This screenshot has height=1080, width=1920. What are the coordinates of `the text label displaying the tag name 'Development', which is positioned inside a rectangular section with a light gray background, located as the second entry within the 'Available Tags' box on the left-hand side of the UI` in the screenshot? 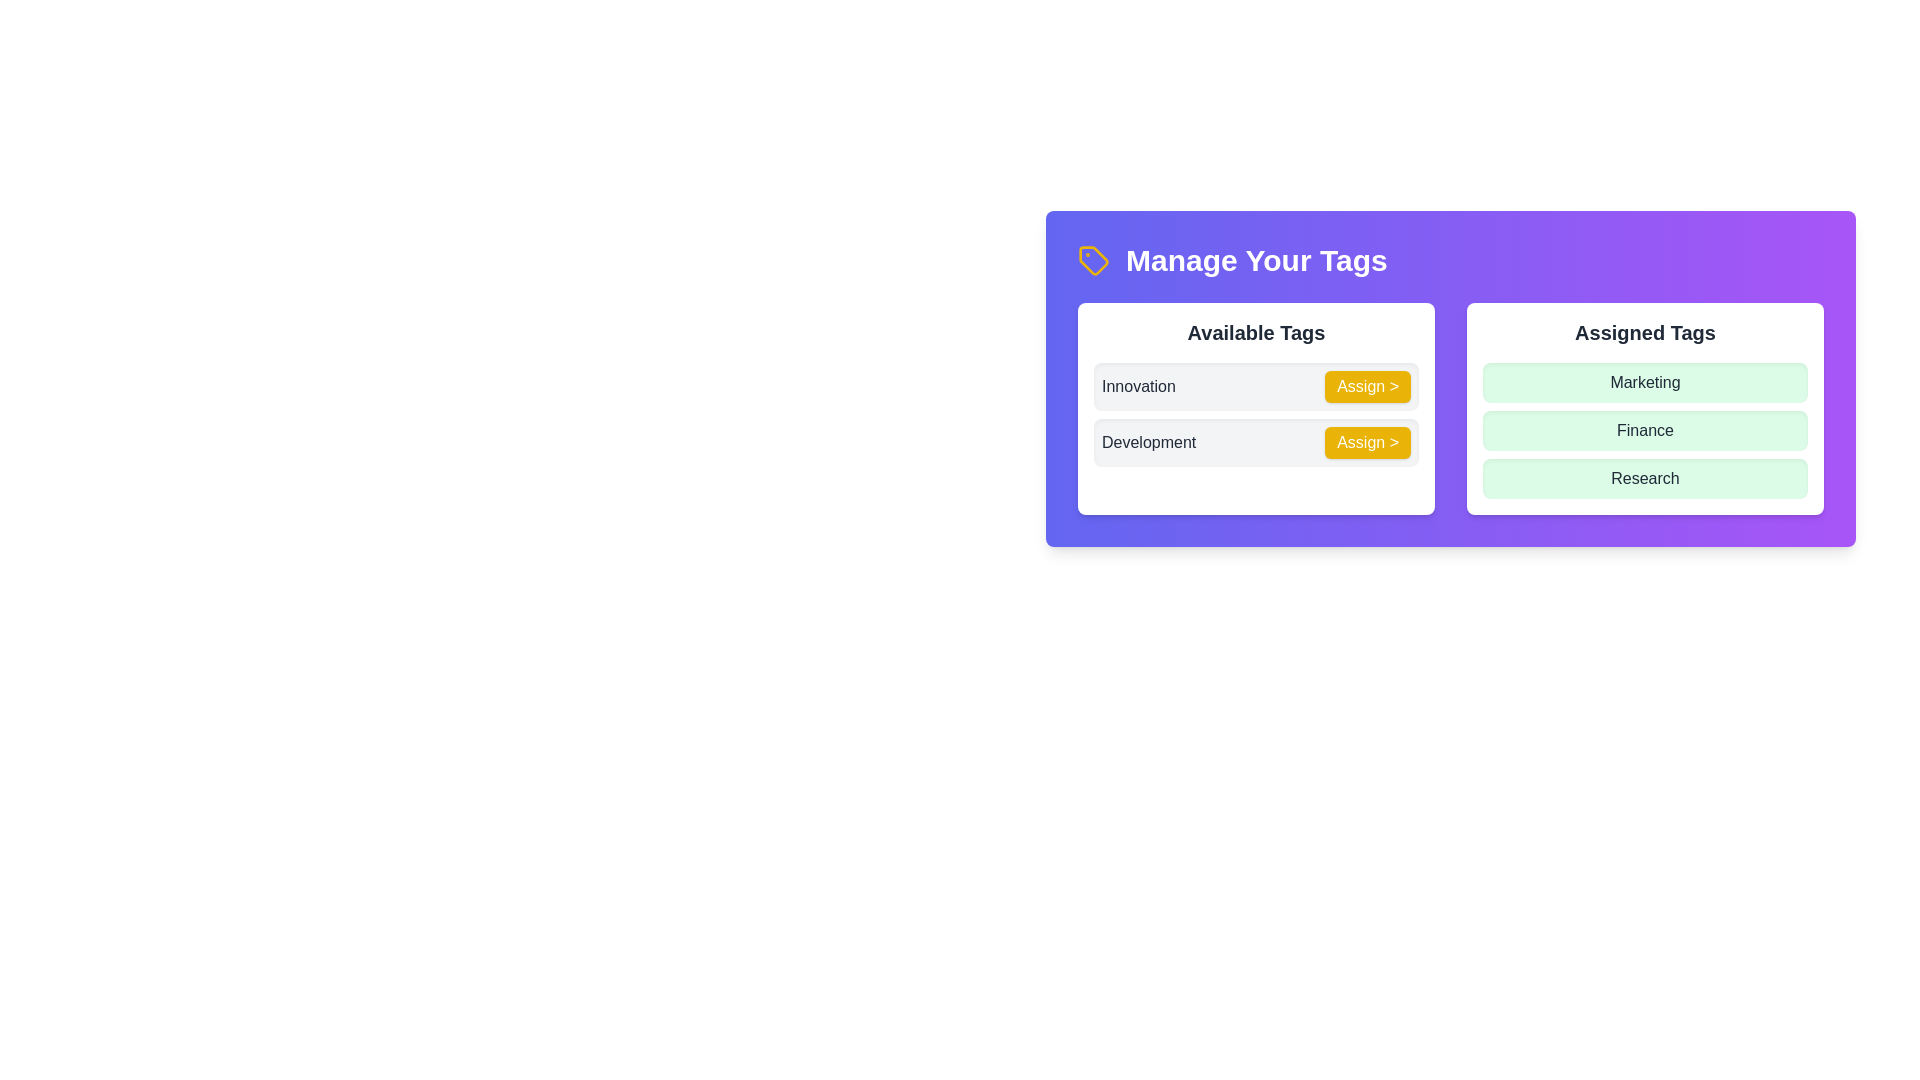 It's located at (1149, 442).